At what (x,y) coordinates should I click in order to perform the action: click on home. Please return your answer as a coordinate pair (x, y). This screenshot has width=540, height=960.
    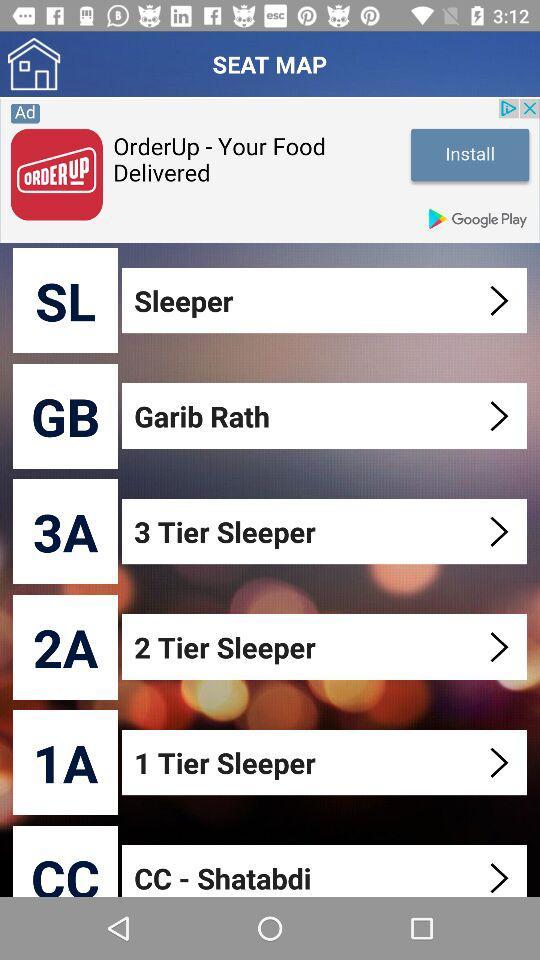
    Looking at the image, I should click on (33, 64).